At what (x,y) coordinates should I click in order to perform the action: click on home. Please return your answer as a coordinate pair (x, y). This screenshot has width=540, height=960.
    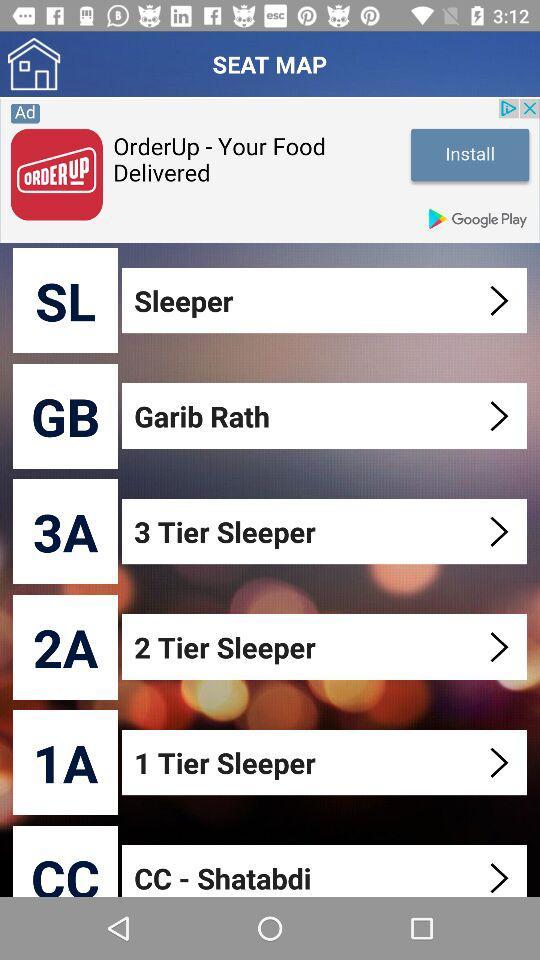
    Looking at the image, I should click on (33, 64).